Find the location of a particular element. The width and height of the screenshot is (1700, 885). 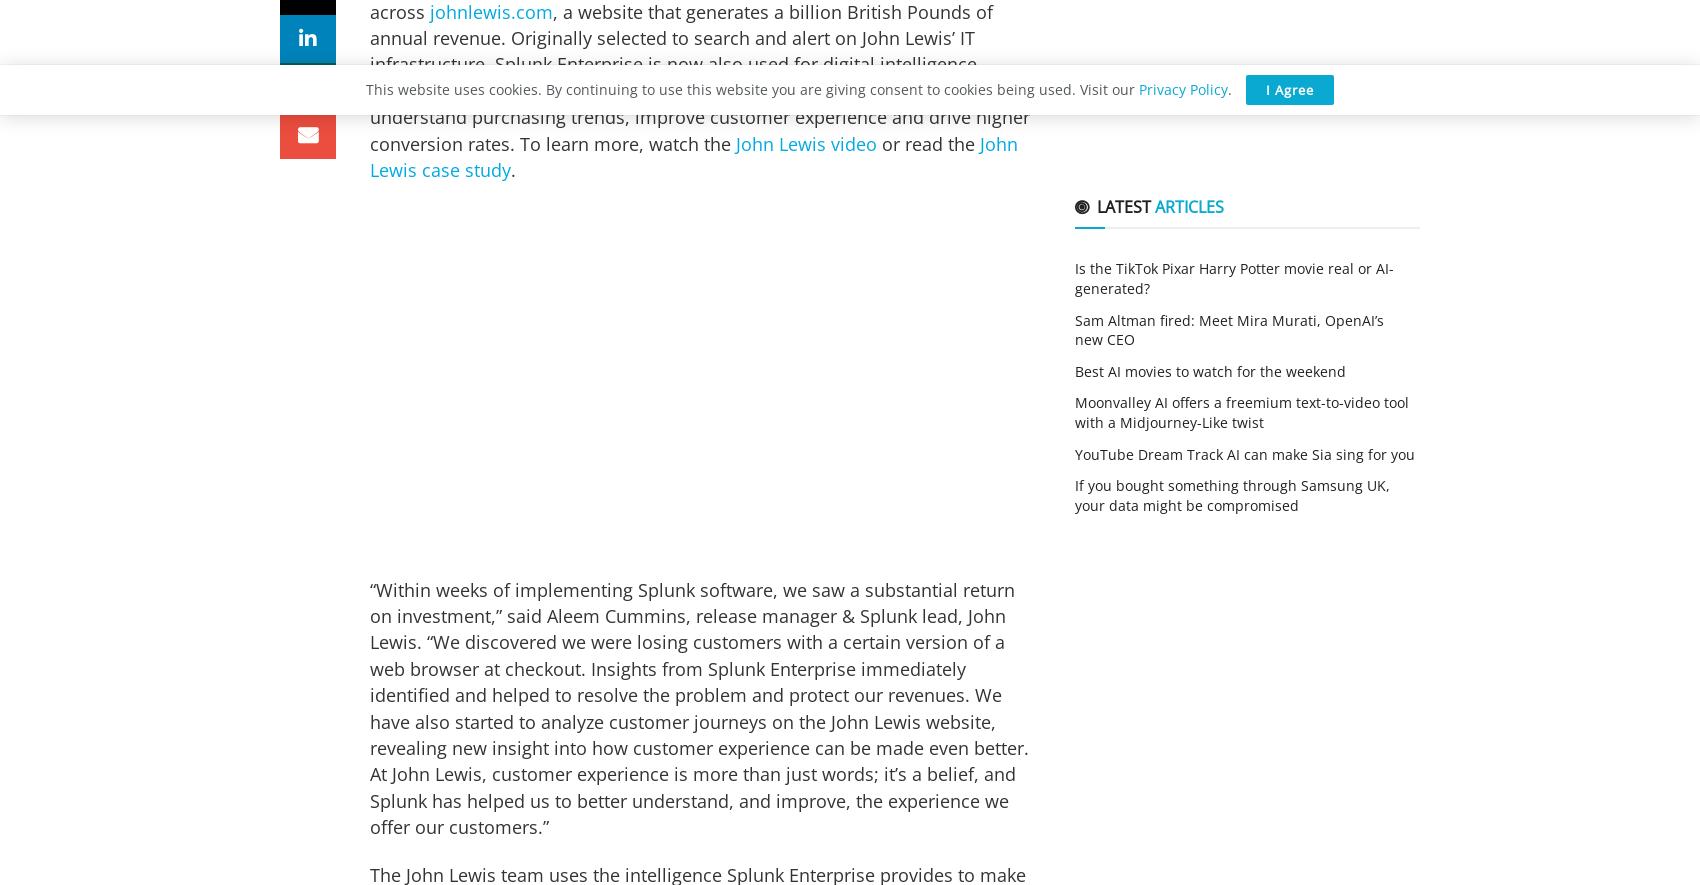

'Privacy Policy' is located at coordinates (1182, 89).